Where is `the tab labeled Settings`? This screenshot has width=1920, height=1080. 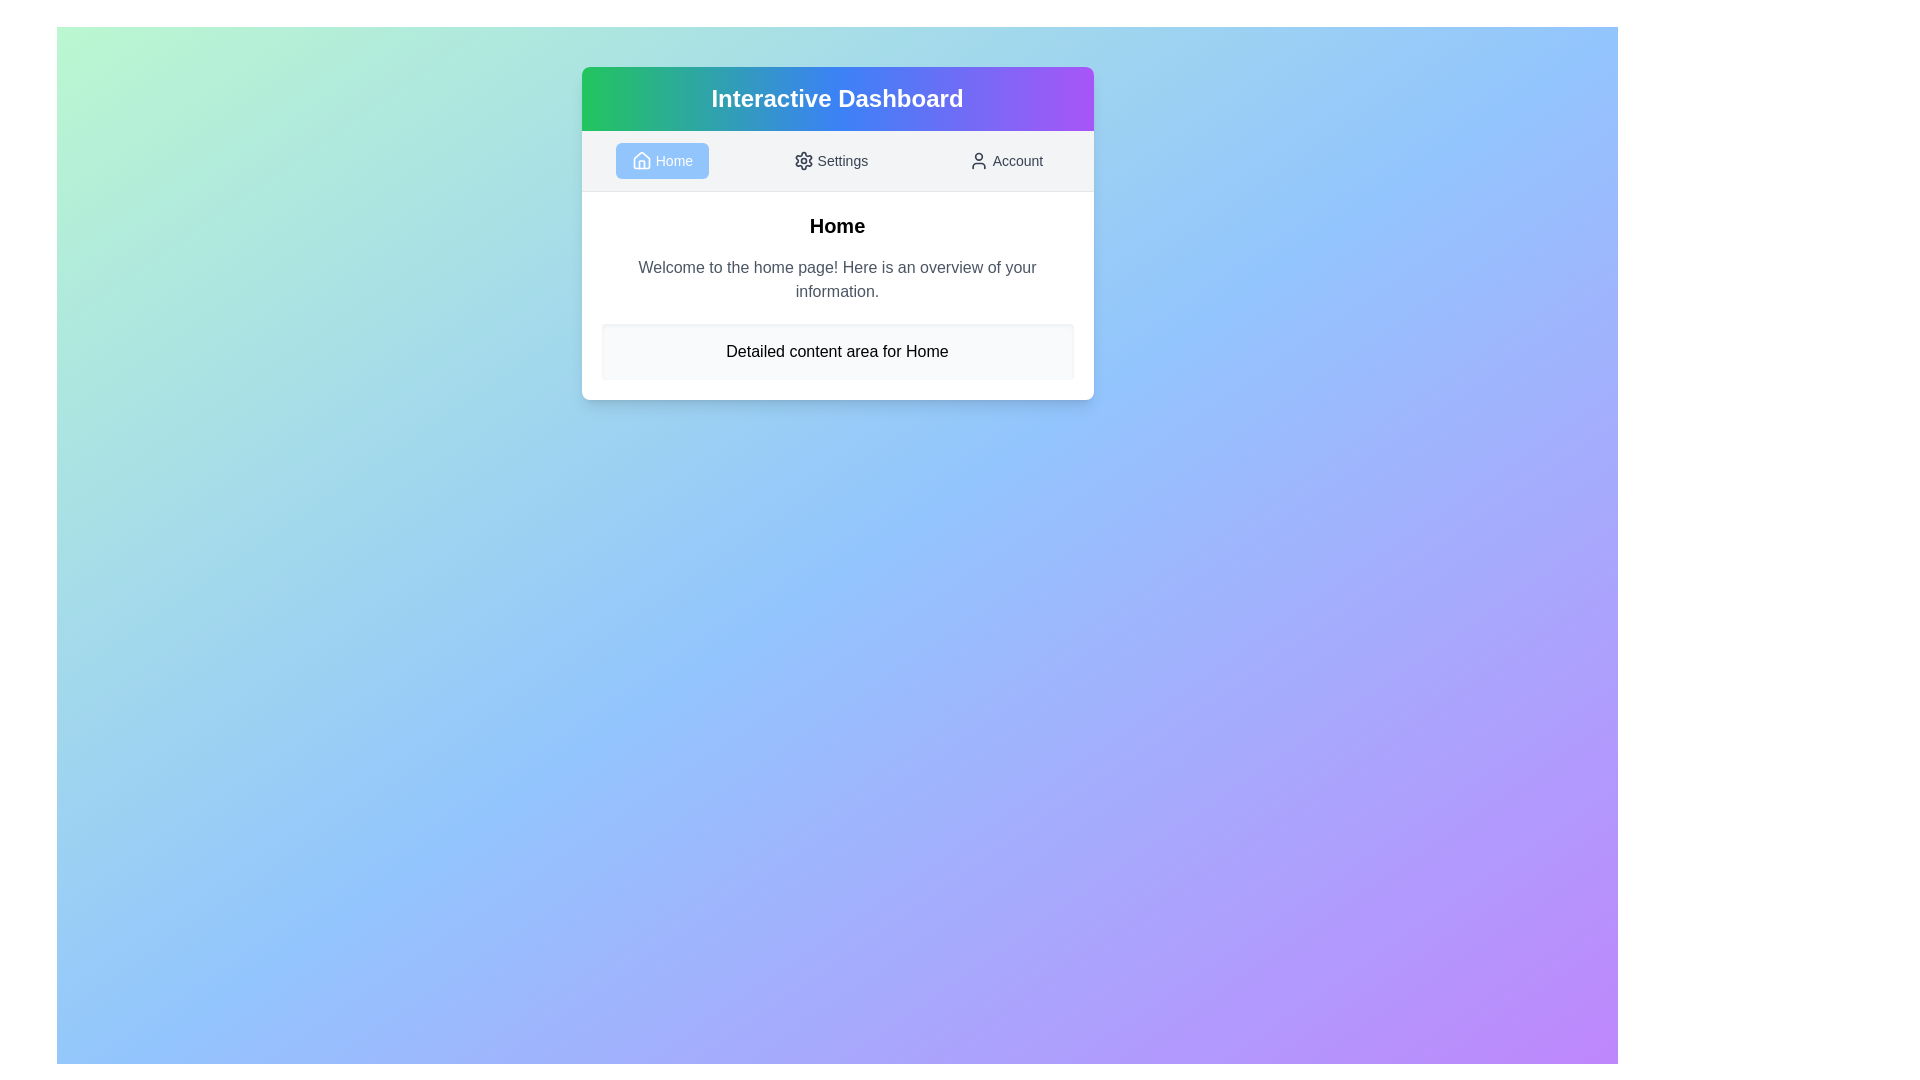 the tab labeled Settings is located at coordinates (830, 160).